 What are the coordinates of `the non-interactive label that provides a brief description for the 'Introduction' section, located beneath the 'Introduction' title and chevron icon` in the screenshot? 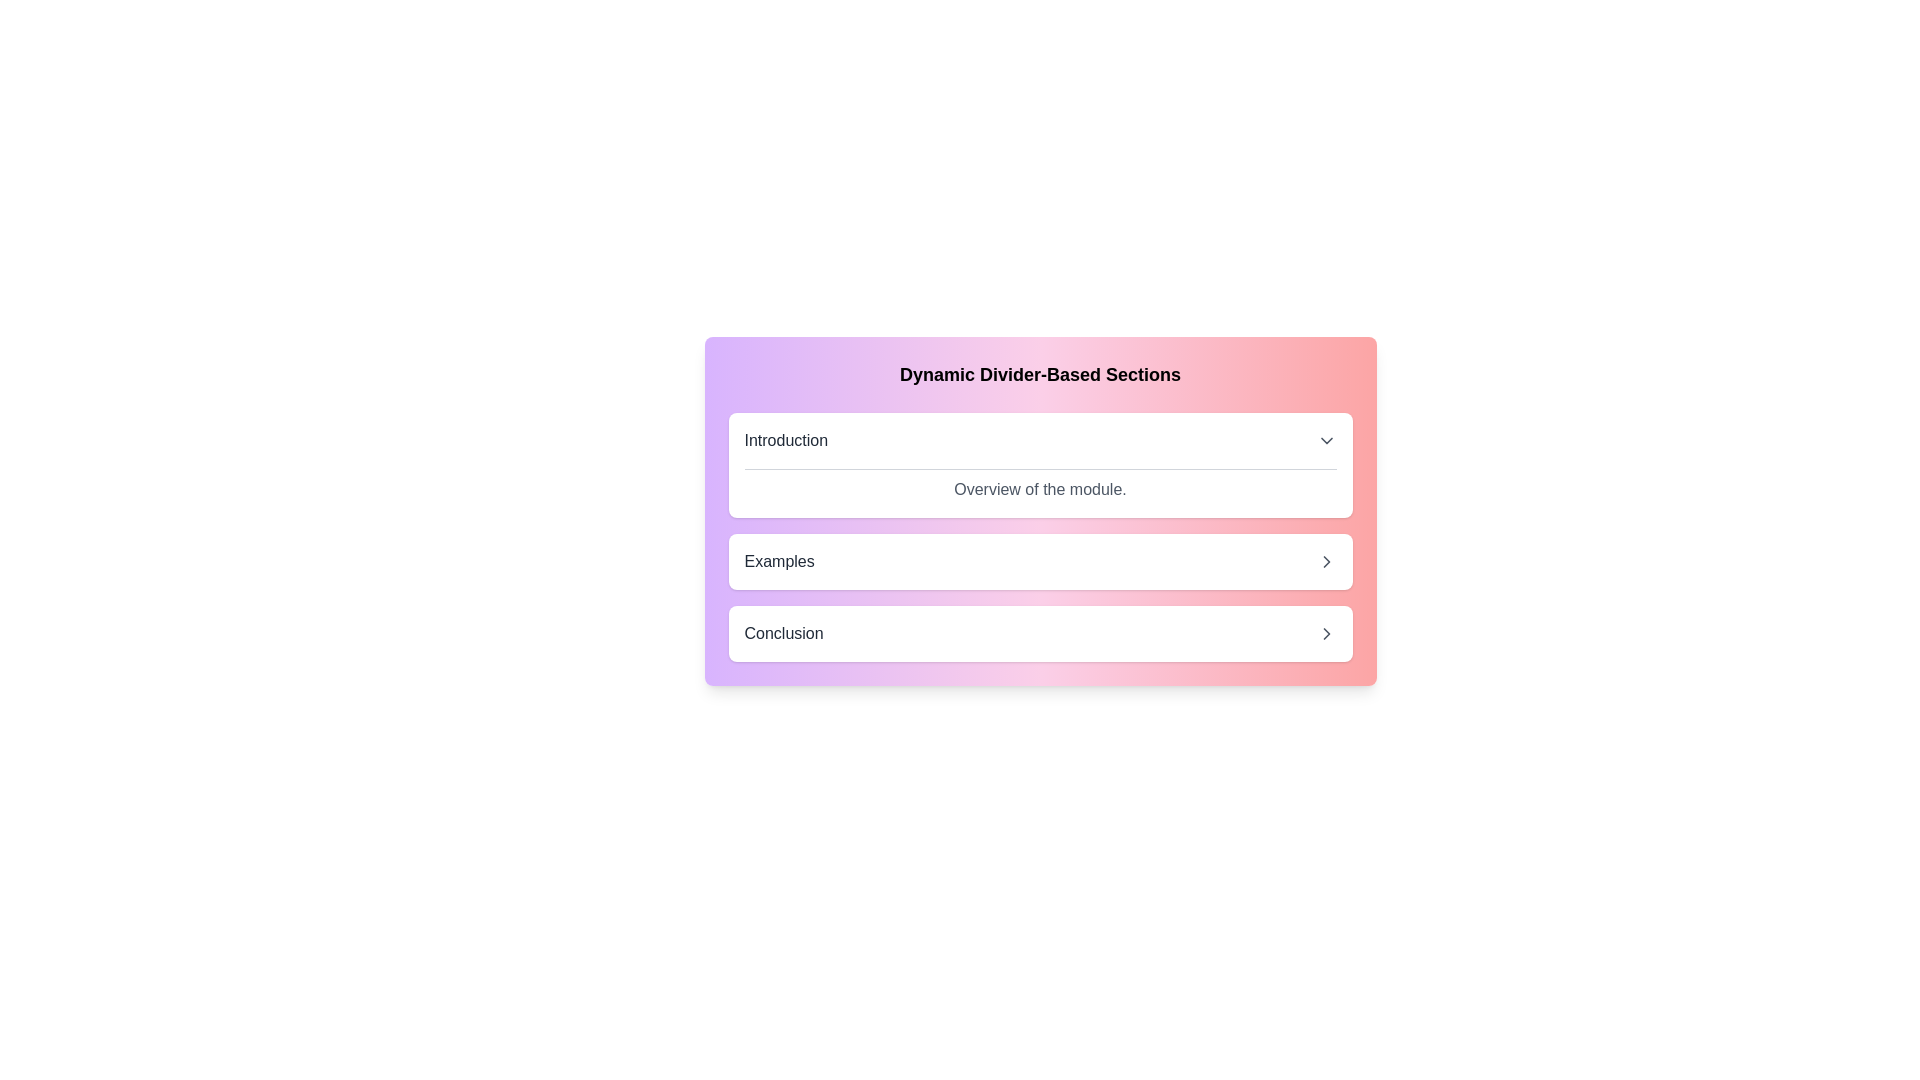 It's located at (1040, 477).